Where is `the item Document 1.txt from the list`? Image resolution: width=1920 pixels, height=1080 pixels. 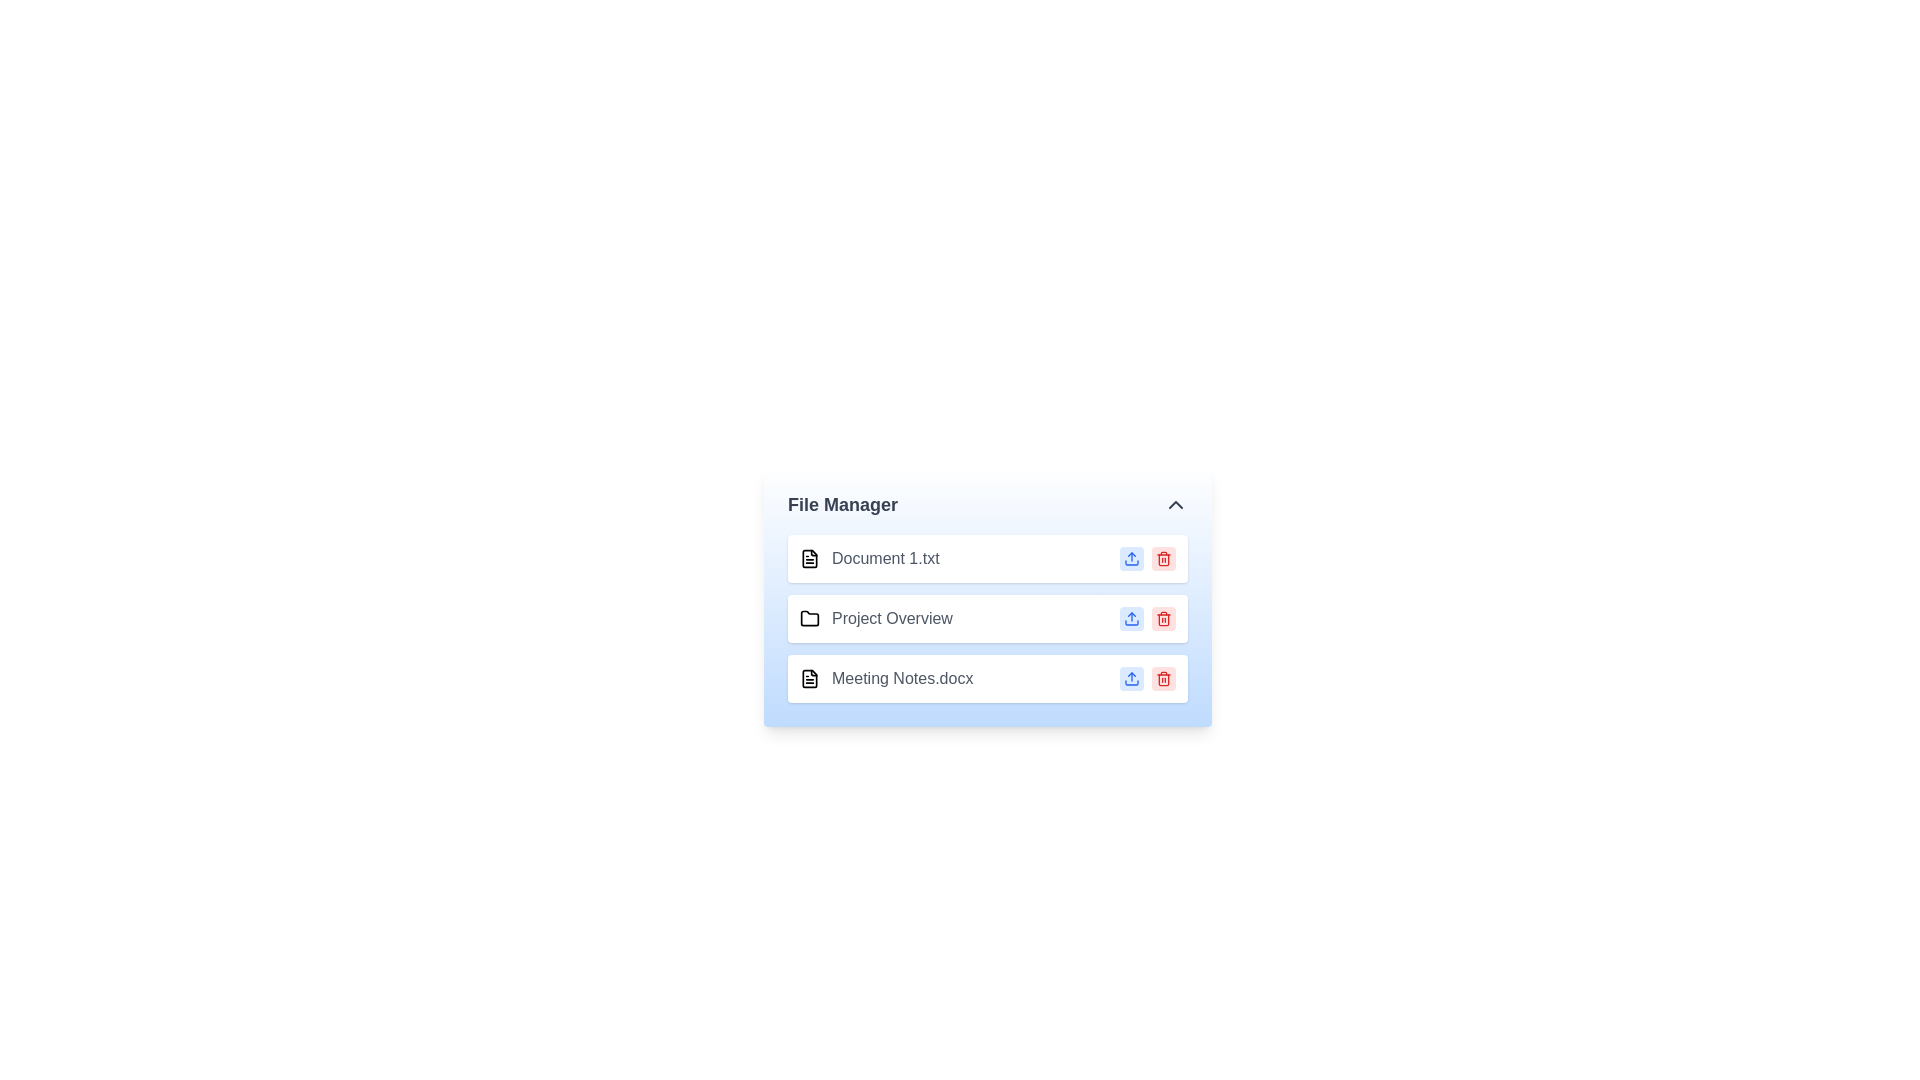
the item Document 1.txt from the list is located at coordinates (868, 559).